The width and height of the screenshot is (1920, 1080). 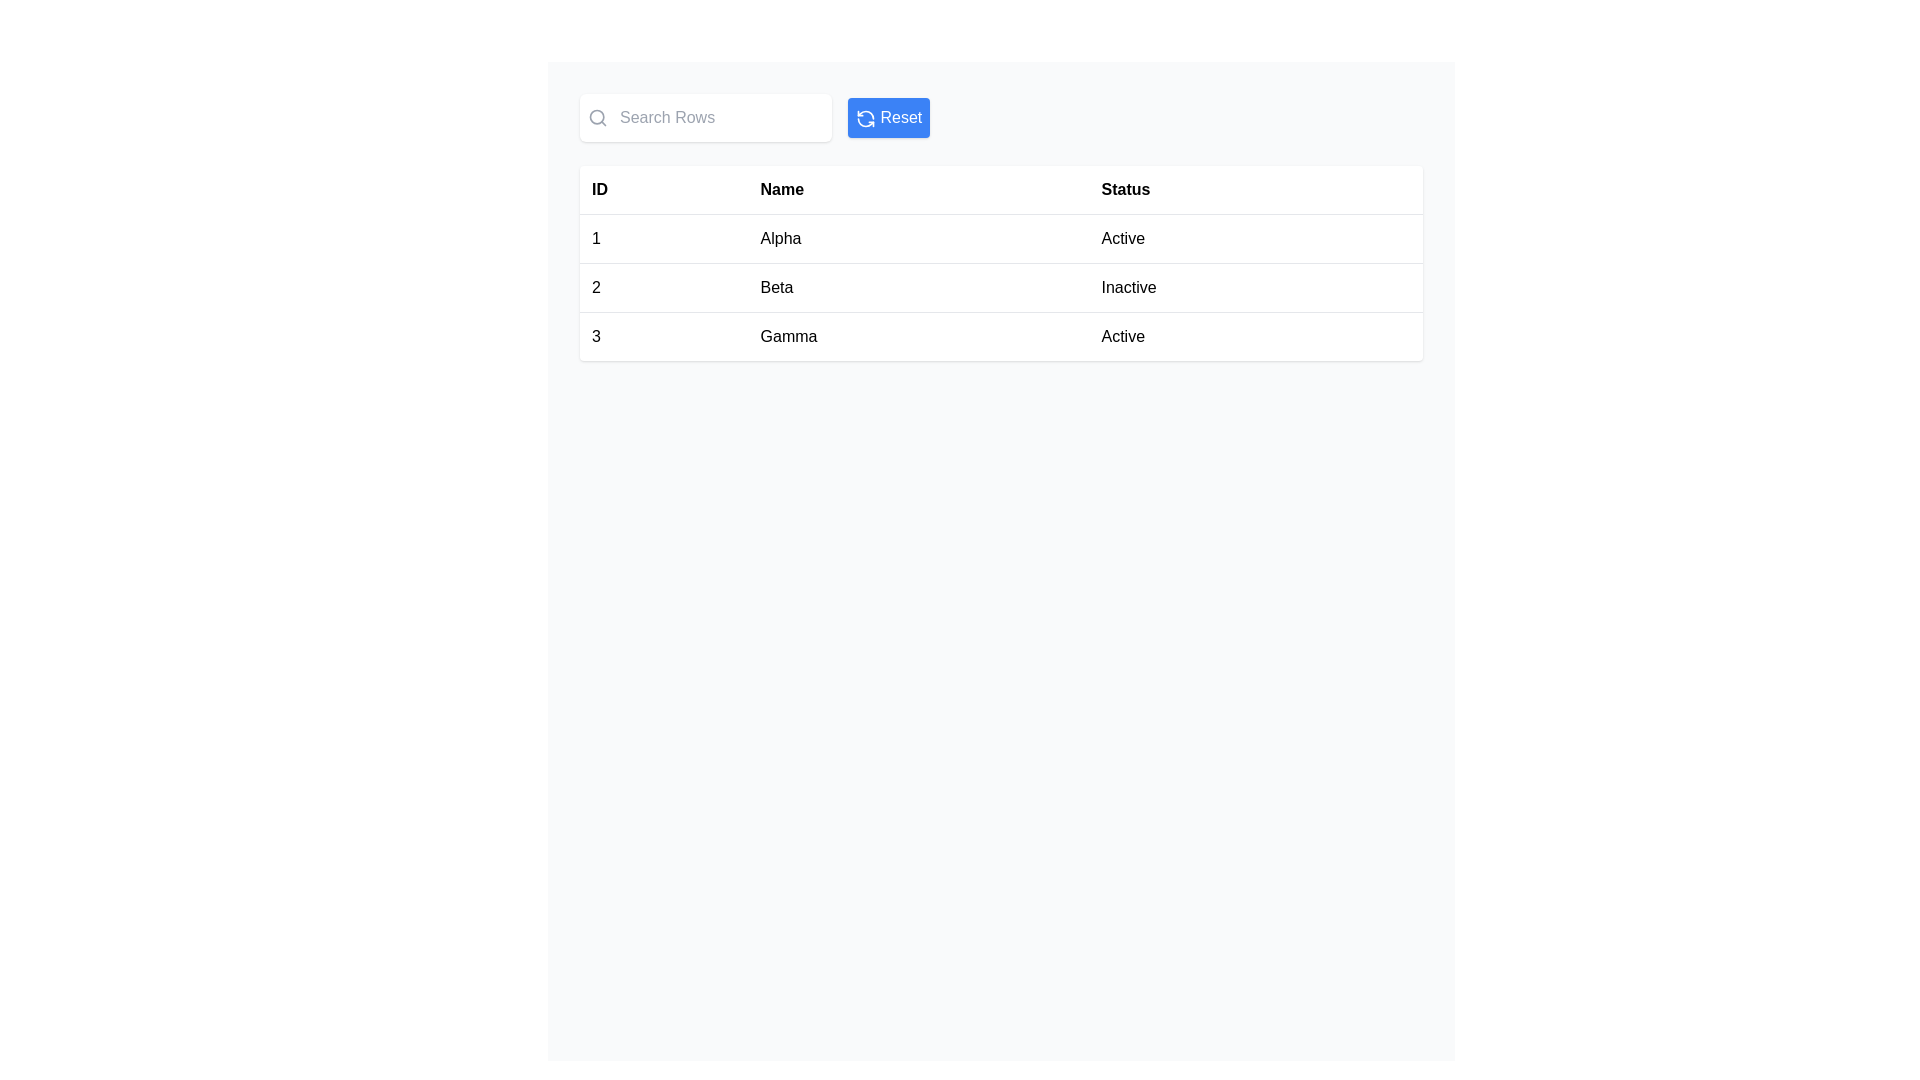 I want to click on the row containing '2', 'Beta', and 'Inactive', so click(x=1001, y=287).